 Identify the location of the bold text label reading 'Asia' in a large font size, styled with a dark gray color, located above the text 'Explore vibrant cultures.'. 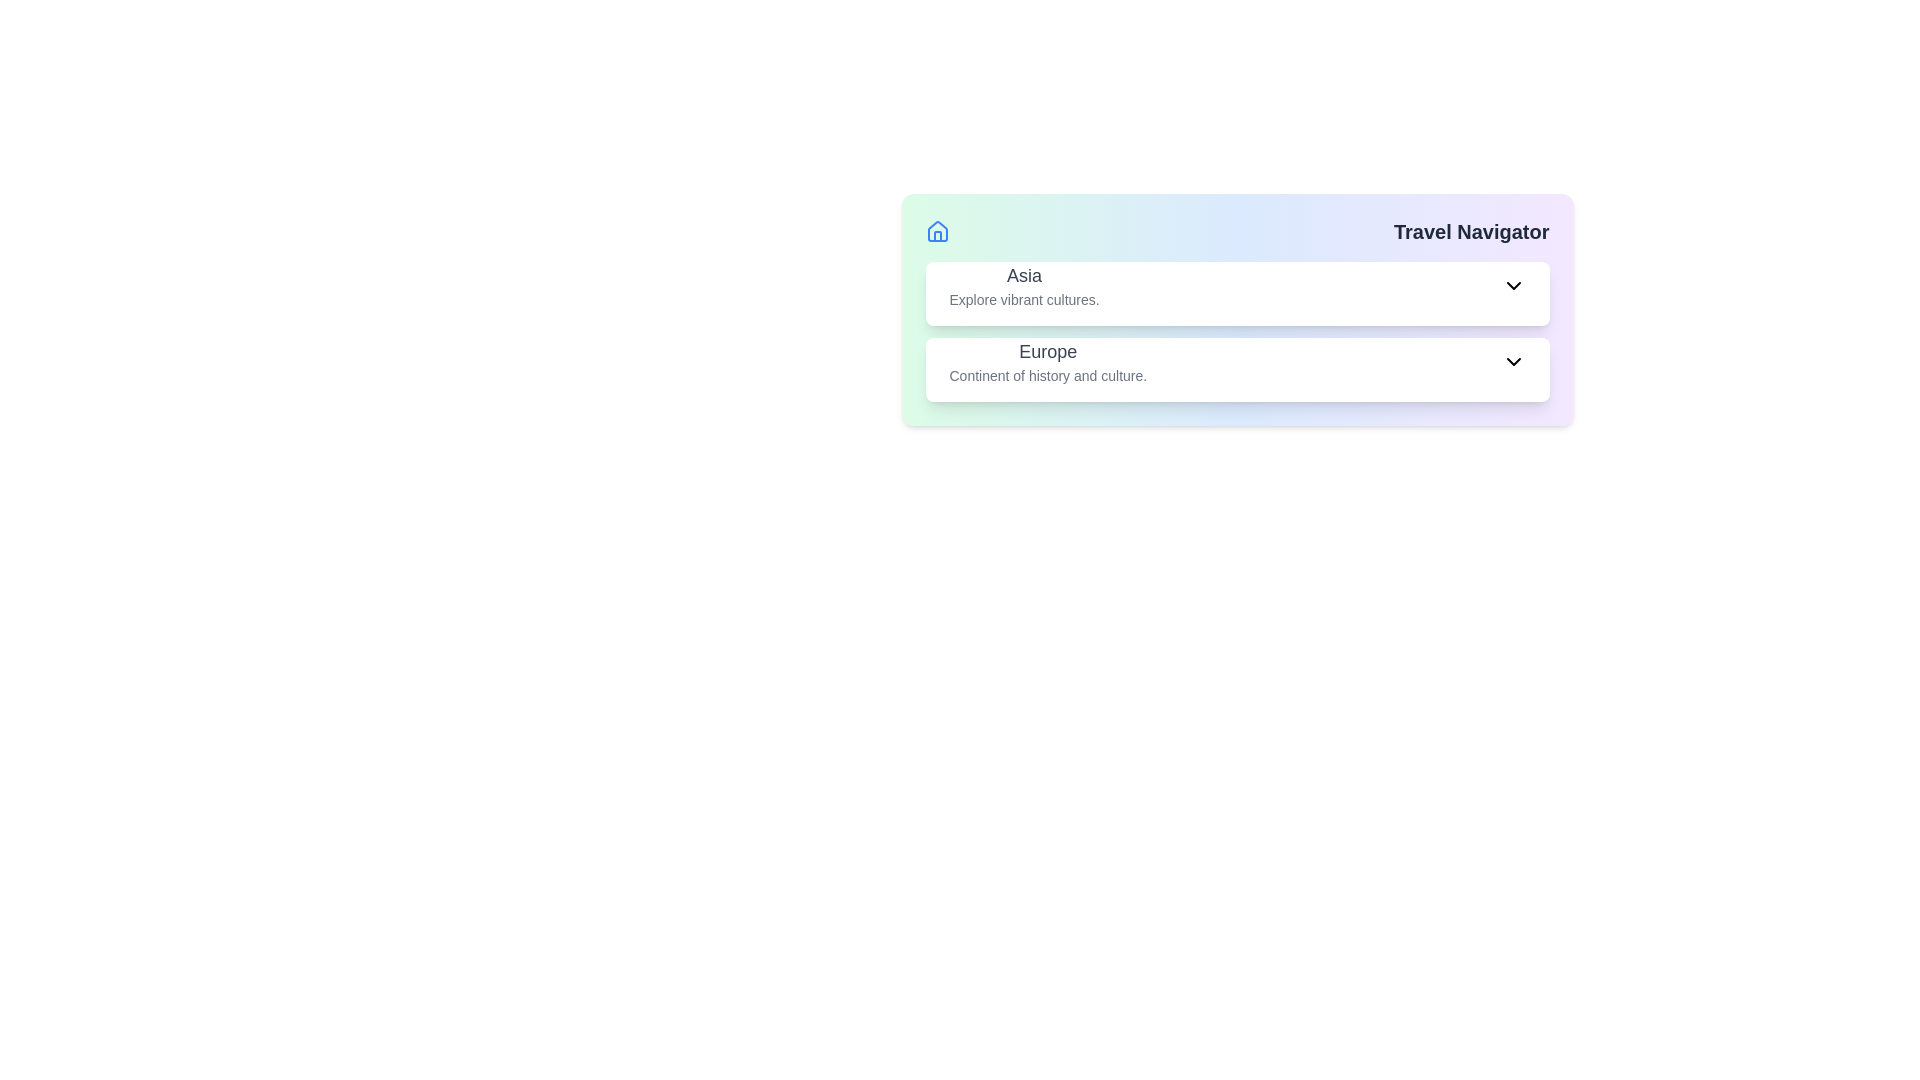
(1024, 276).